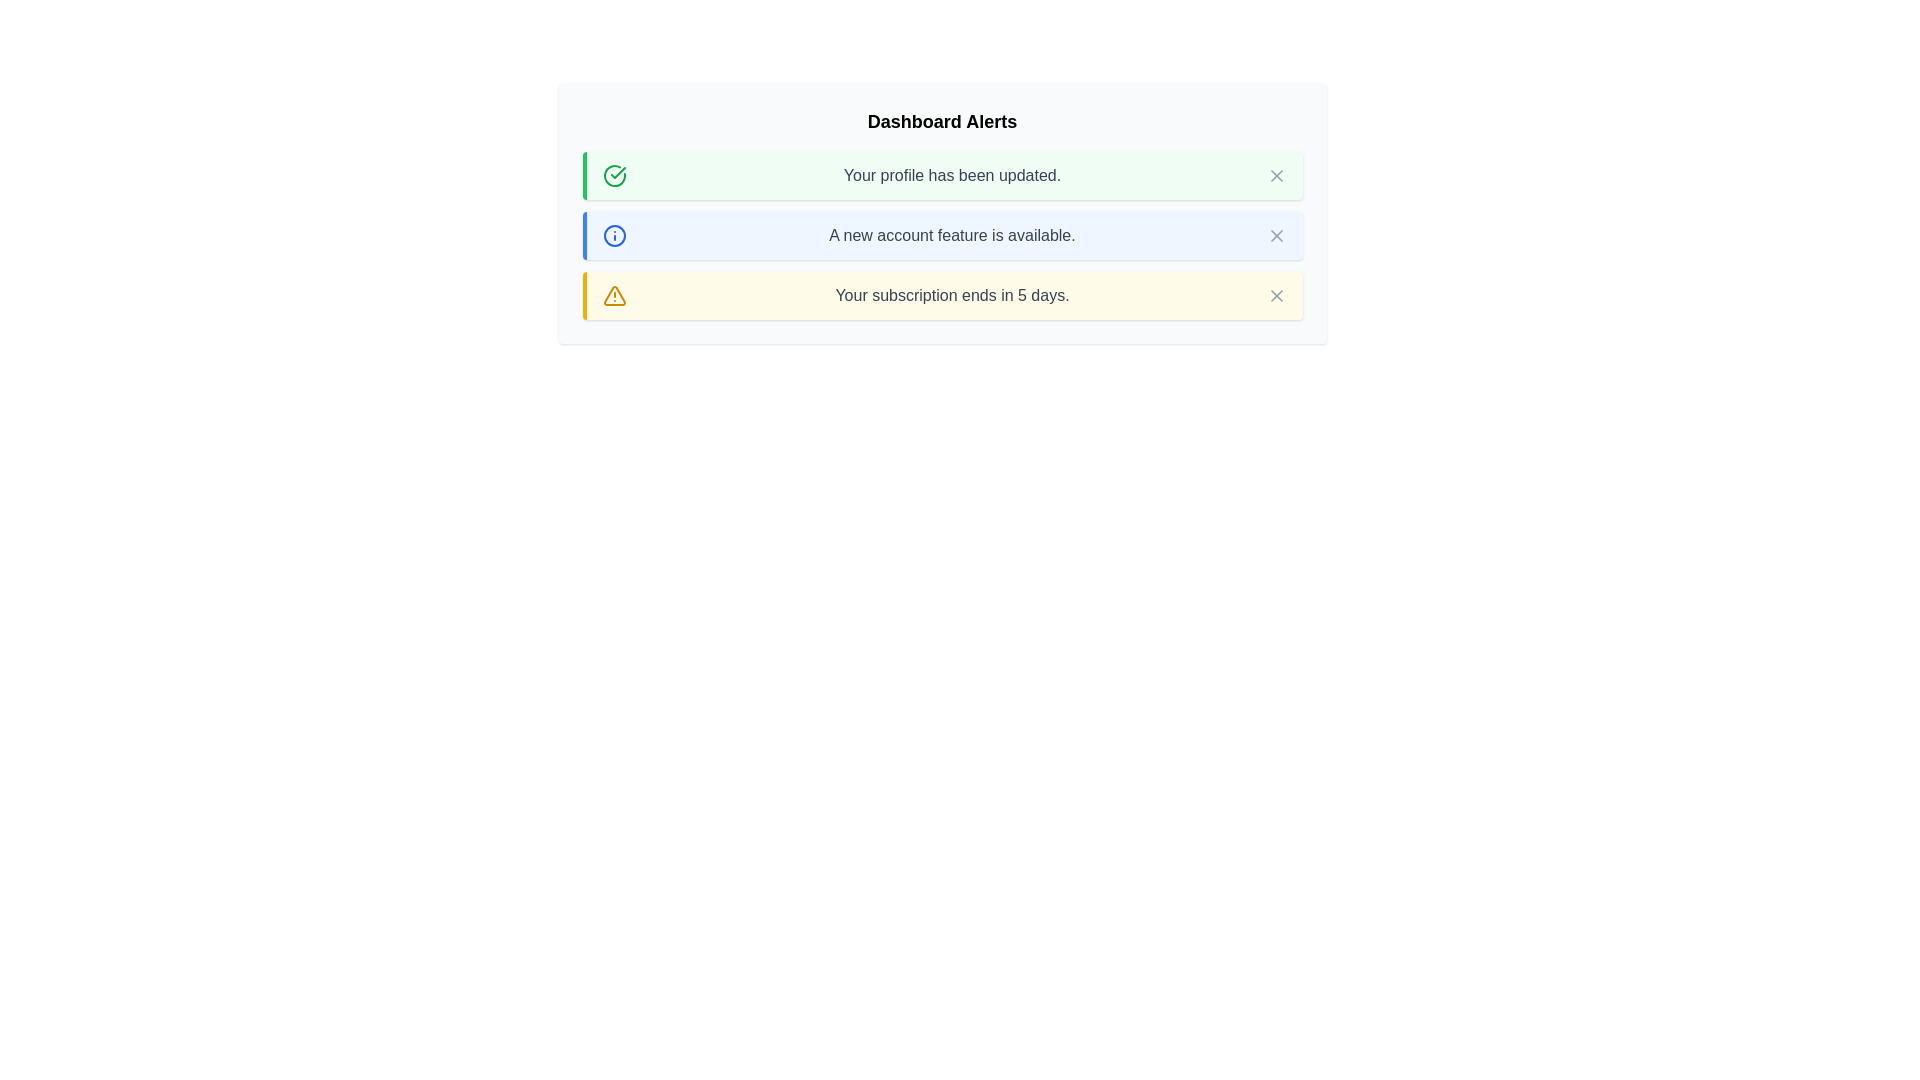 The width and height of the screenshot is (1920, 1080). What do you see at coordinates (613, 296) in the screenshot?
I see `the yellow triangular warning icon located on the left side of the notification item stating 'Your subscription ends in 5 days.'` at bounding box center [613, 296].